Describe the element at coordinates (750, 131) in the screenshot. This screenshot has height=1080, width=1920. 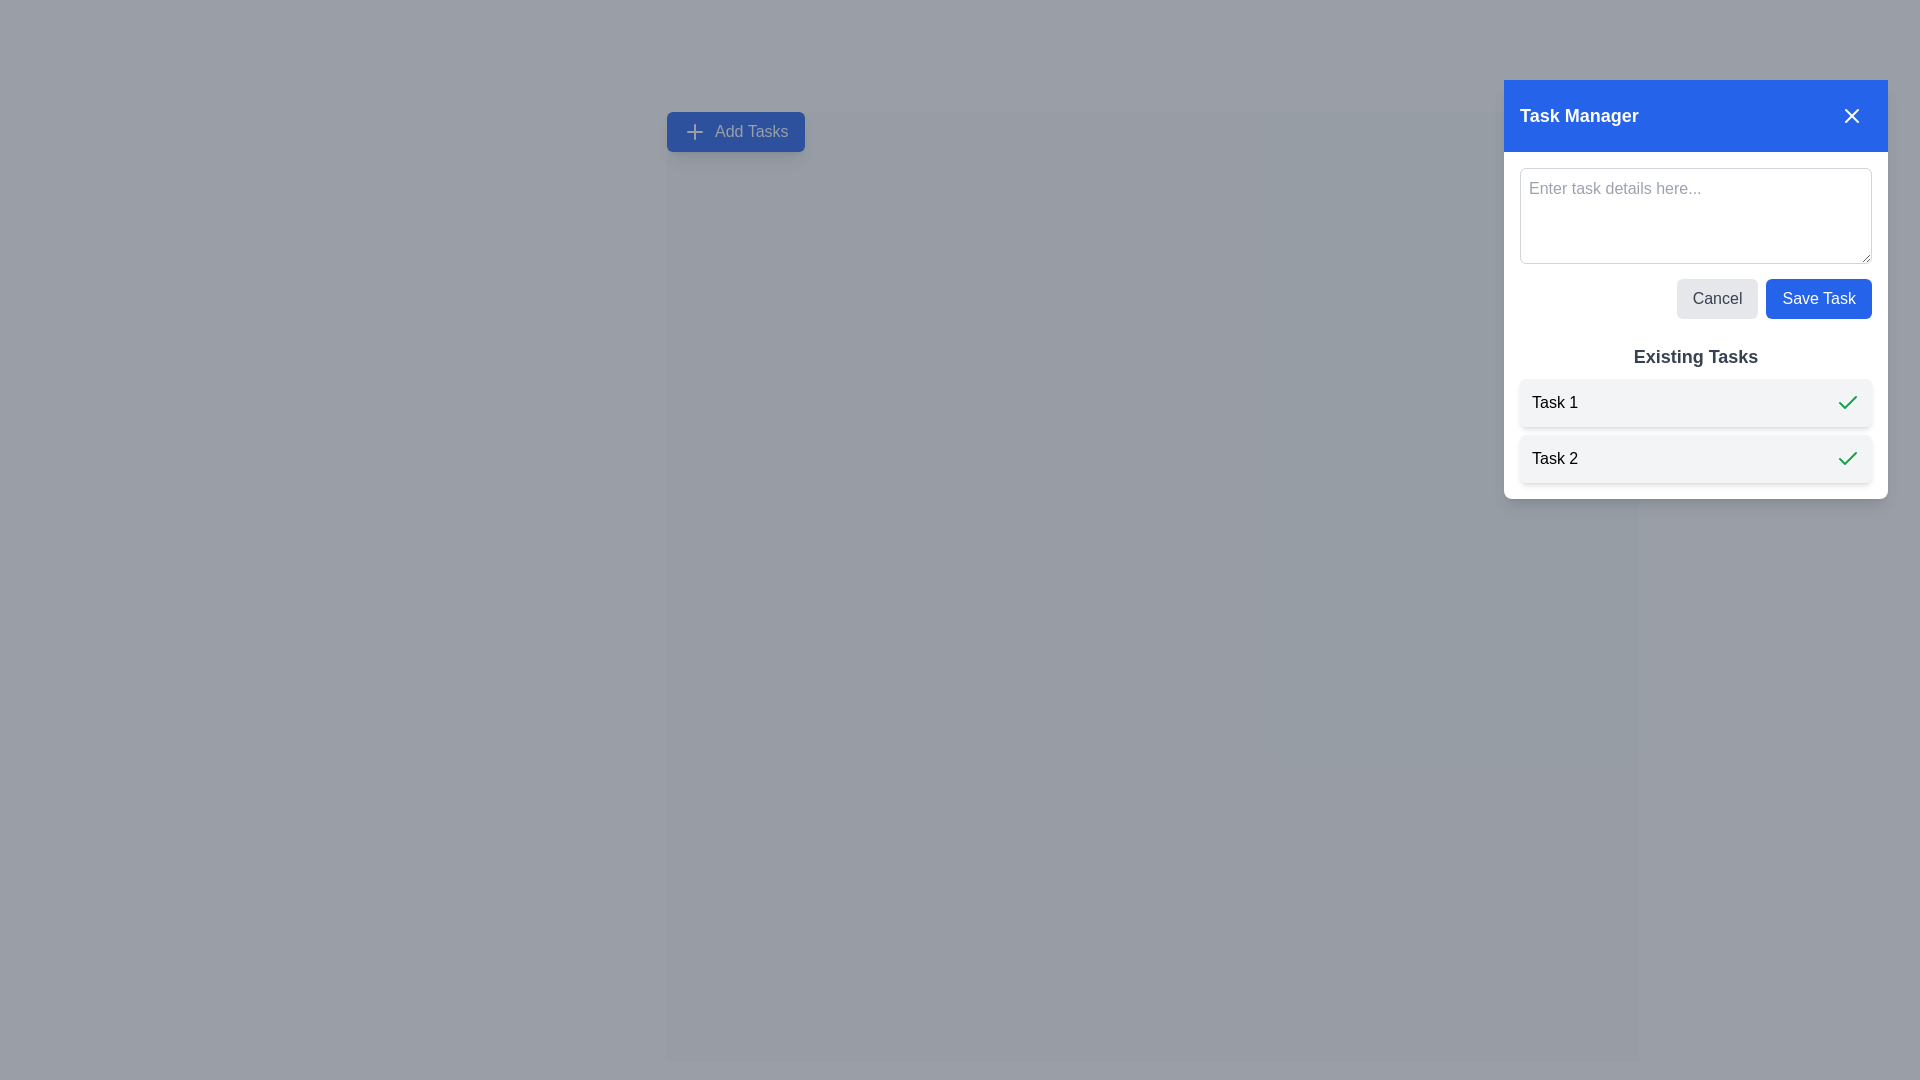
I see `the blue button labeled 'Add Tasks' that contains a plus-shaped icon on its left side, located in the upper-left portion of the interface` at that location.